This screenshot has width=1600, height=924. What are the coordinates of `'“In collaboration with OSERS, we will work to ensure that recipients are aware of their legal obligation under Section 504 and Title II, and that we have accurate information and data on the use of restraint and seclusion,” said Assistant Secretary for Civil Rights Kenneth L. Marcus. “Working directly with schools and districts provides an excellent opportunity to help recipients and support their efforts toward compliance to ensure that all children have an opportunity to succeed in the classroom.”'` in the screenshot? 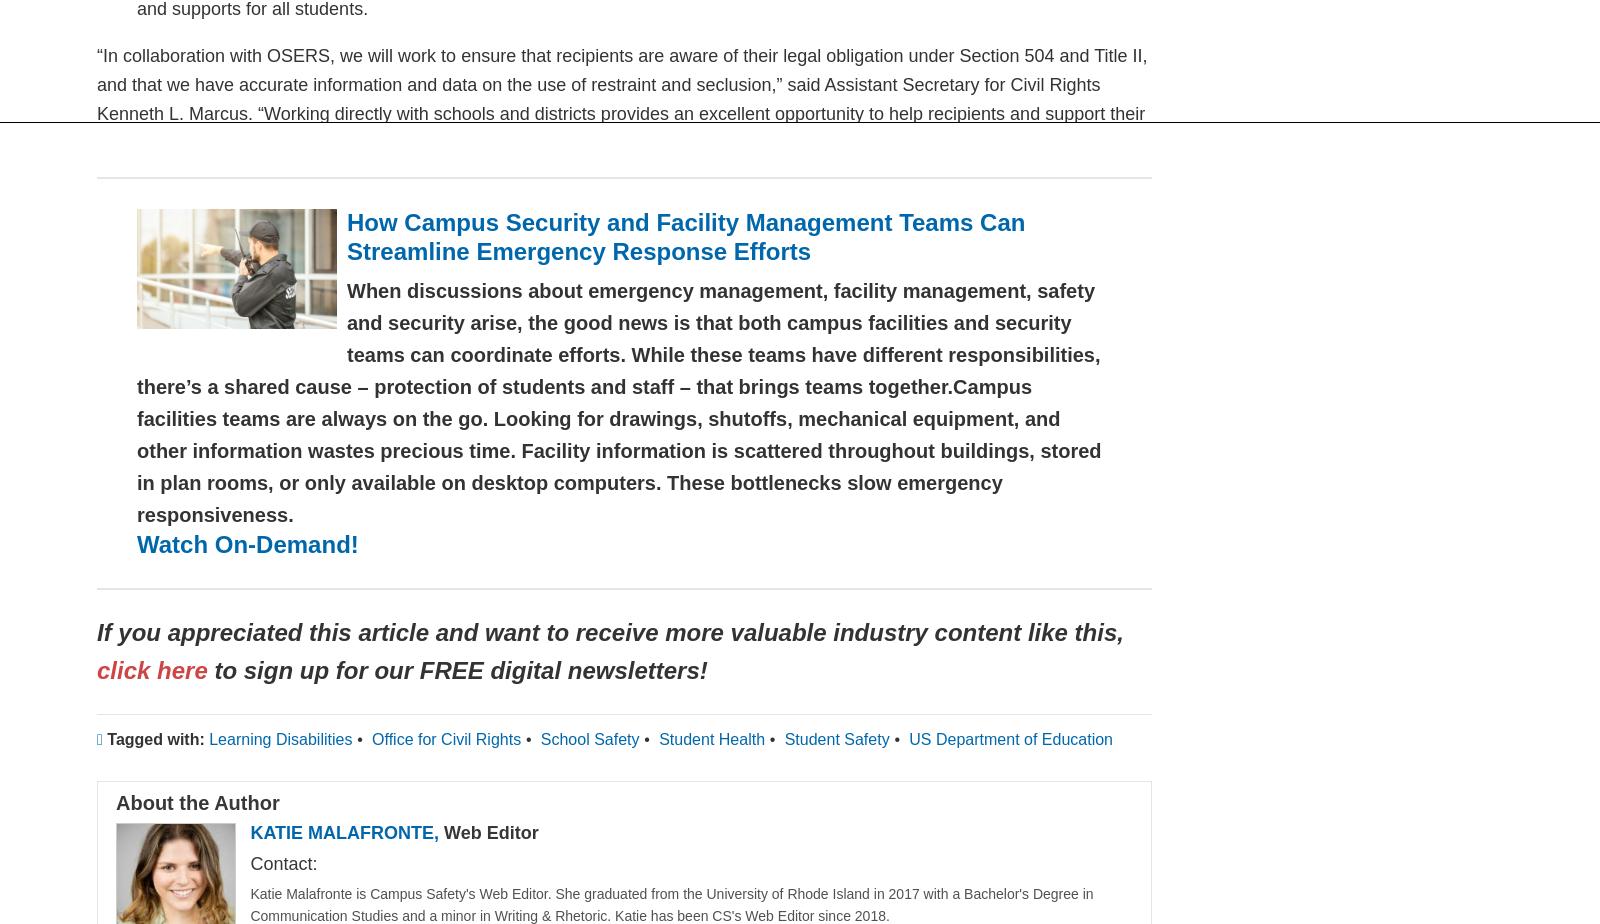 It's located at (622, 98).